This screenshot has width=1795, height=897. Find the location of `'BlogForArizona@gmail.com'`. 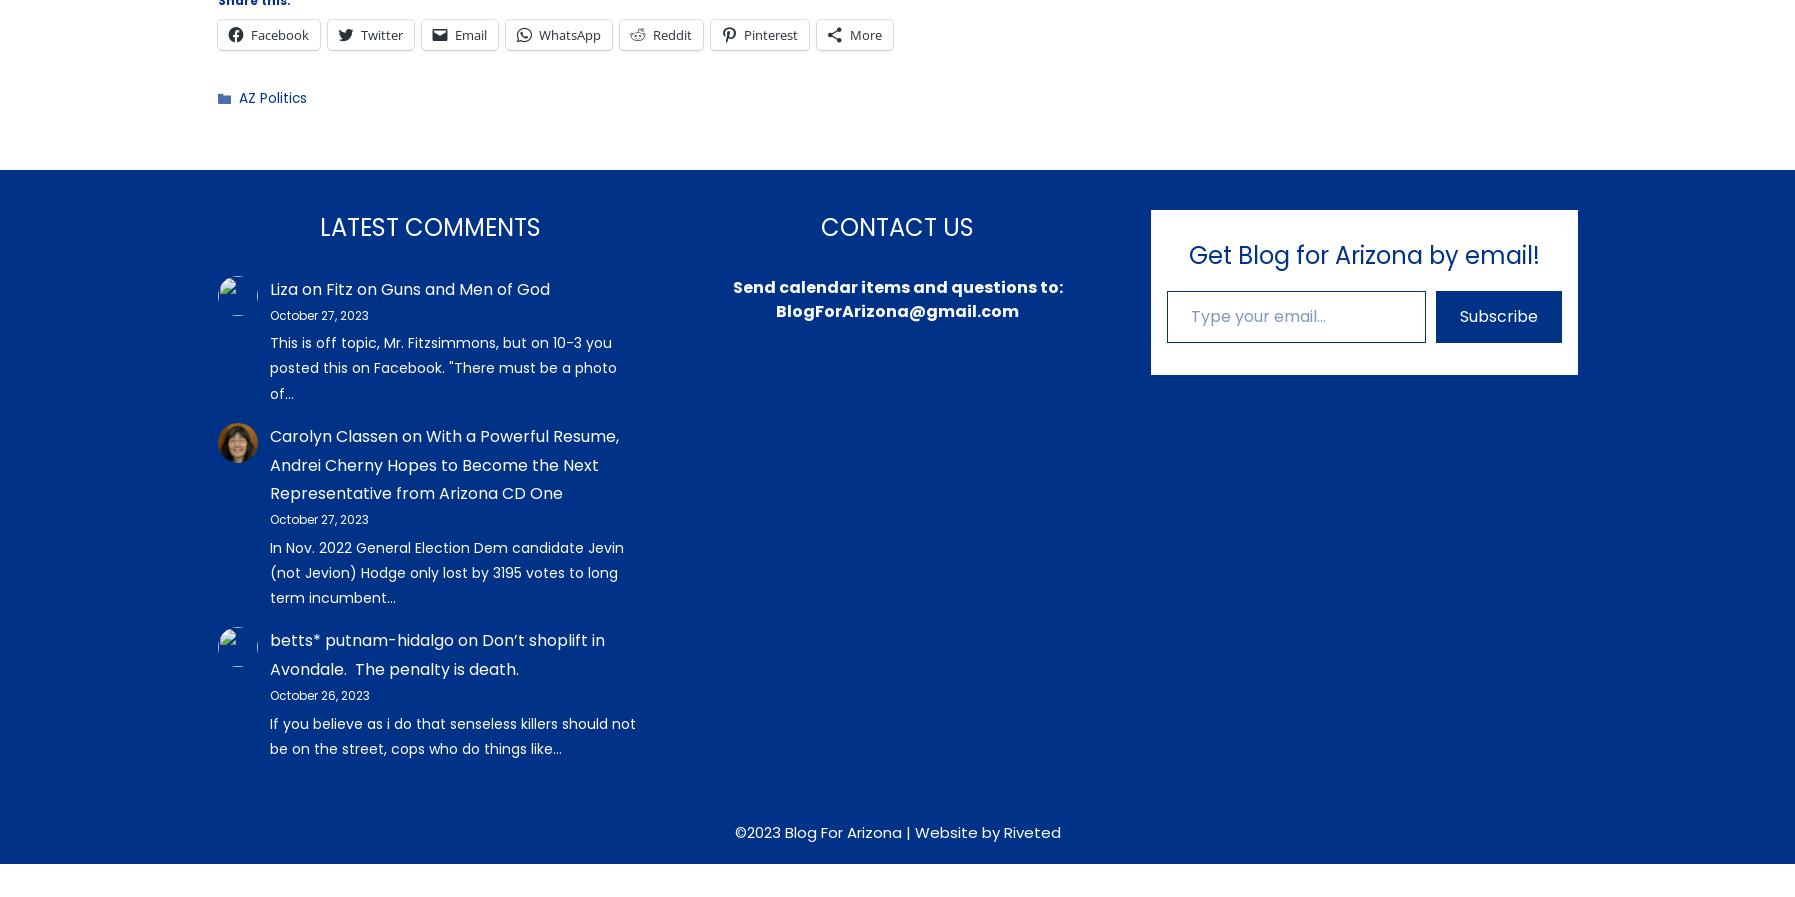

'BlogForArizona@gmail.com' is located at coordinates (896, 309).